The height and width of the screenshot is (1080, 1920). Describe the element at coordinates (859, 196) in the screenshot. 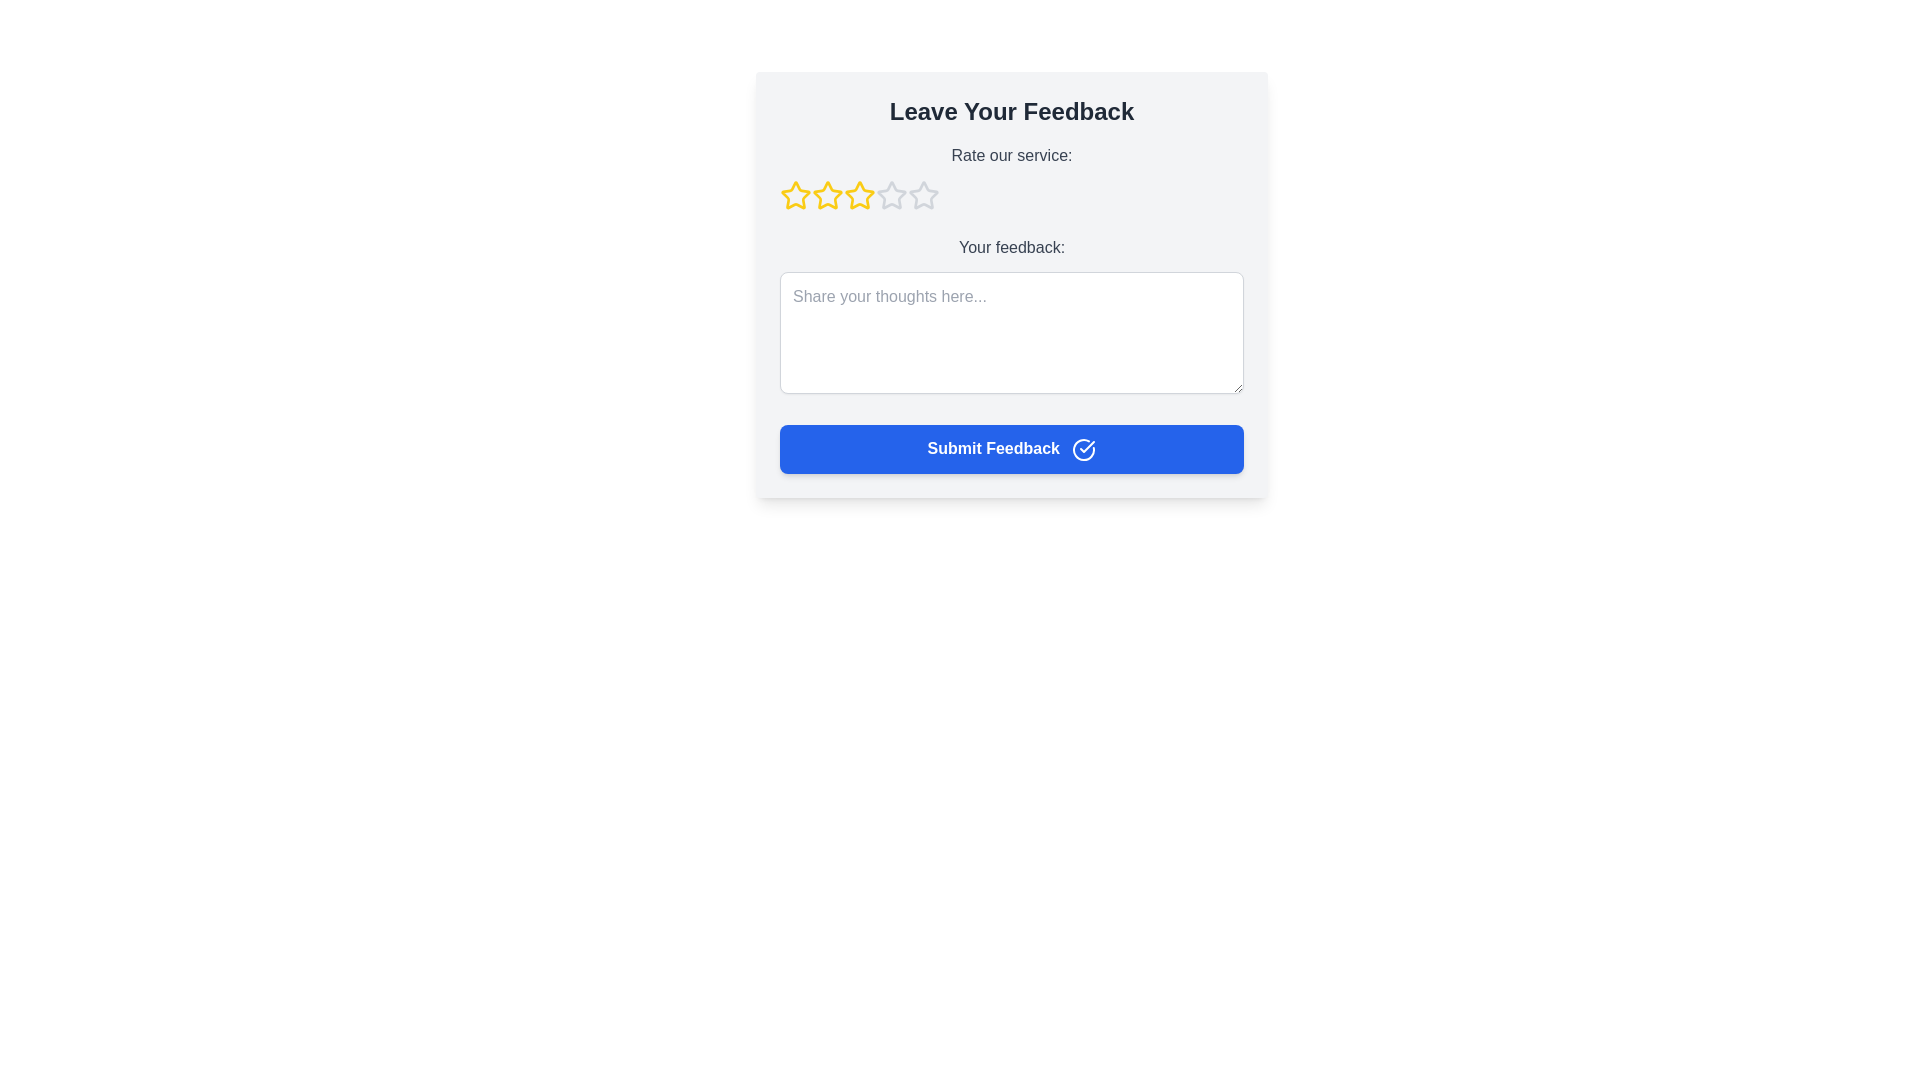

I see `the fourth yellow star in the rating system` at that location.